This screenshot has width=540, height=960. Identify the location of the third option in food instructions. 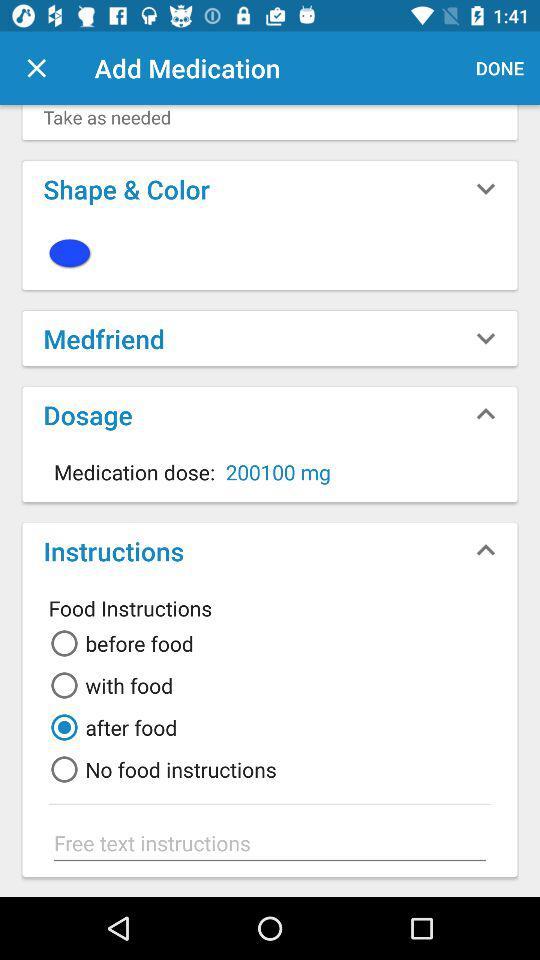
(110, 726).